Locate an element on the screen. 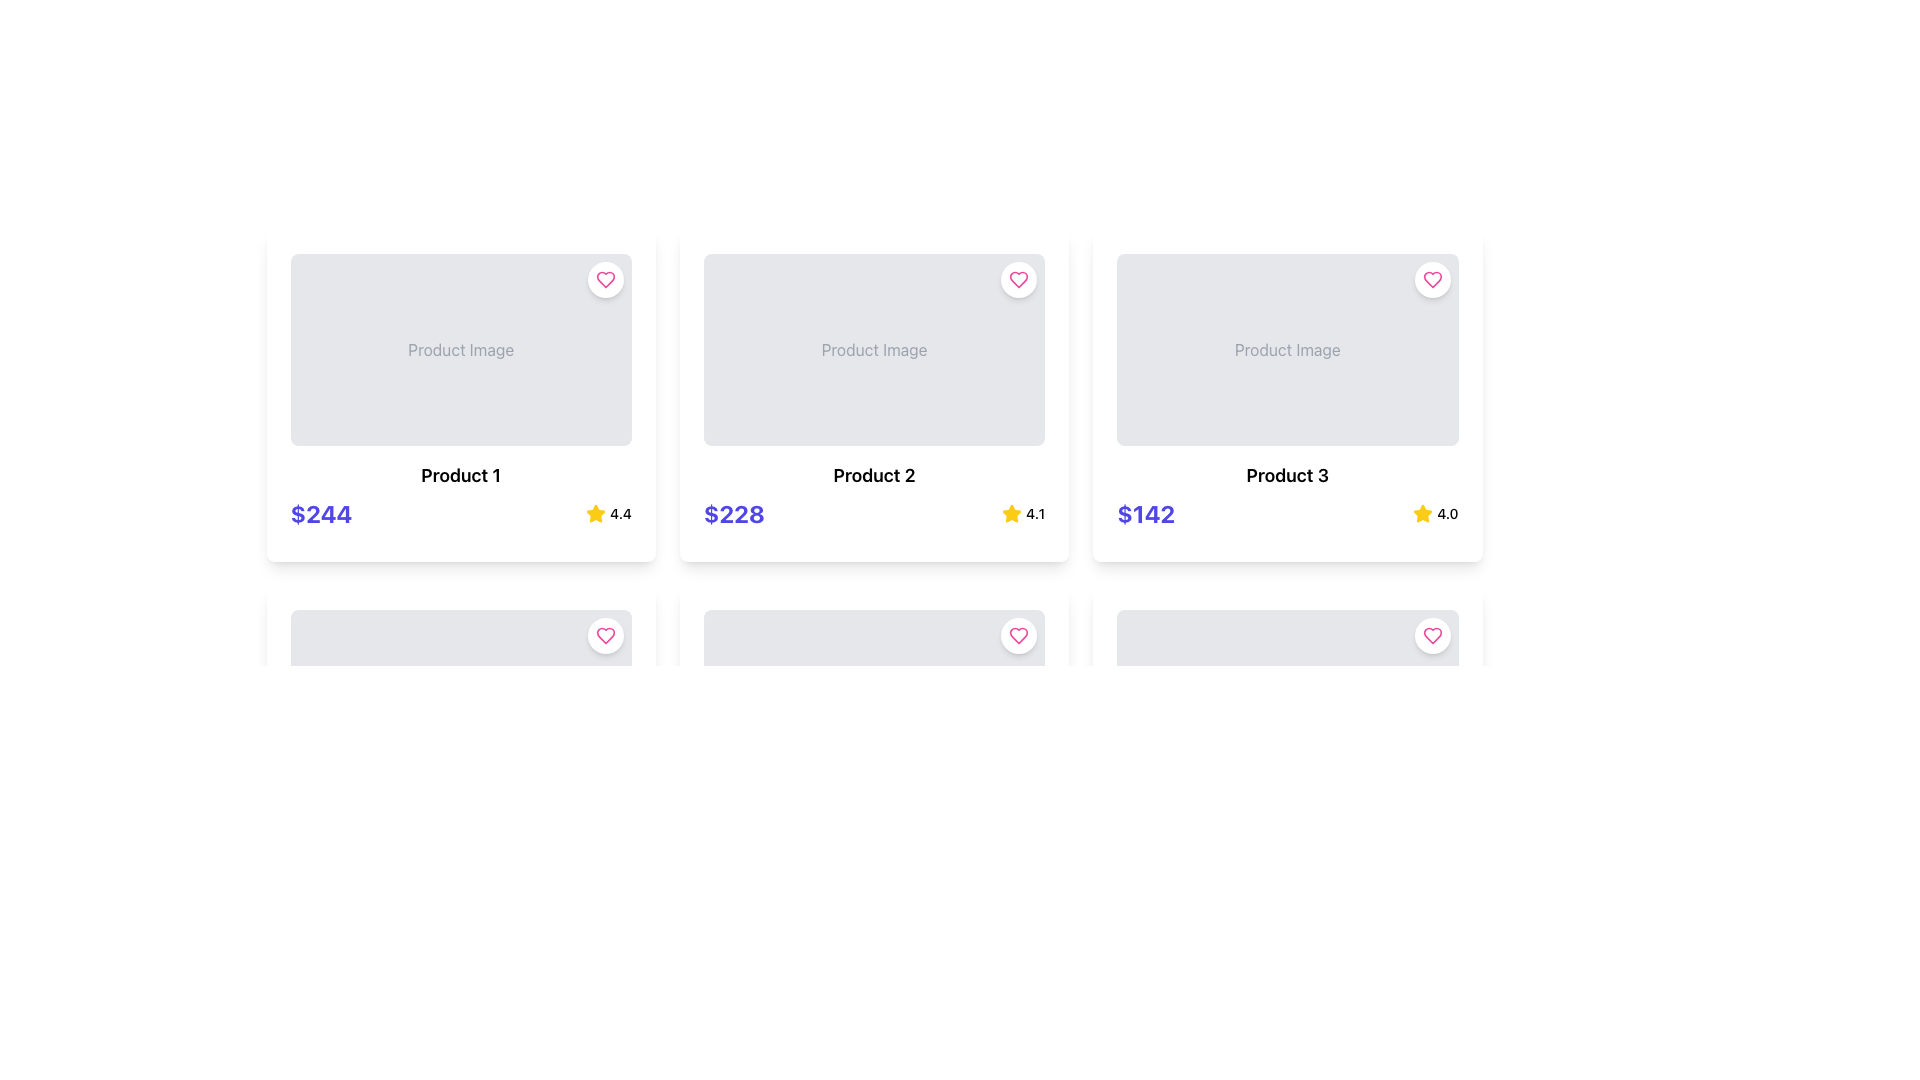 This screenshot has height=1080, width=1920. the circular button with a heart icon outlined in pink at the top-right corner of the 'Product 2' display card is located at coordinates (1019, 280).